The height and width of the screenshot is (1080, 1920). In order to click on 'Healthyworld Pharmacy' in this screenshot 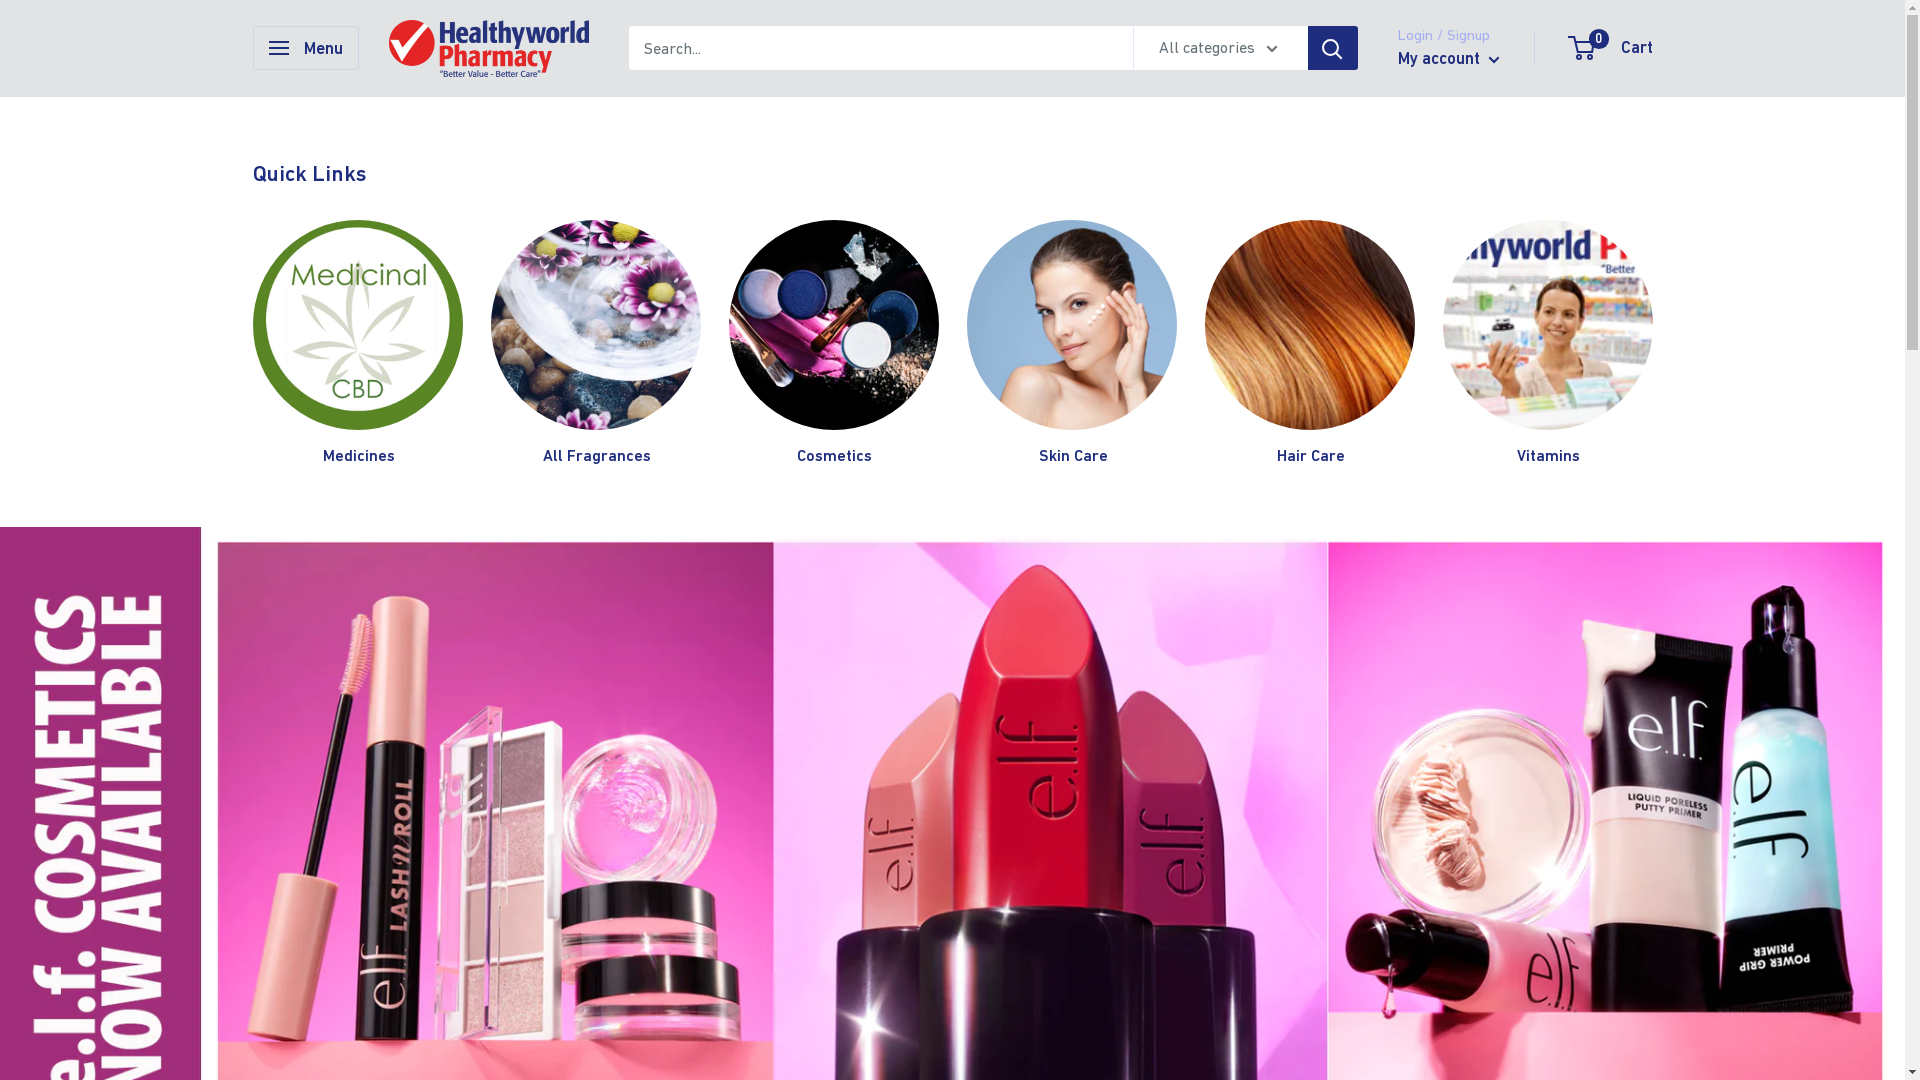, I will do `click(388, 47)`.